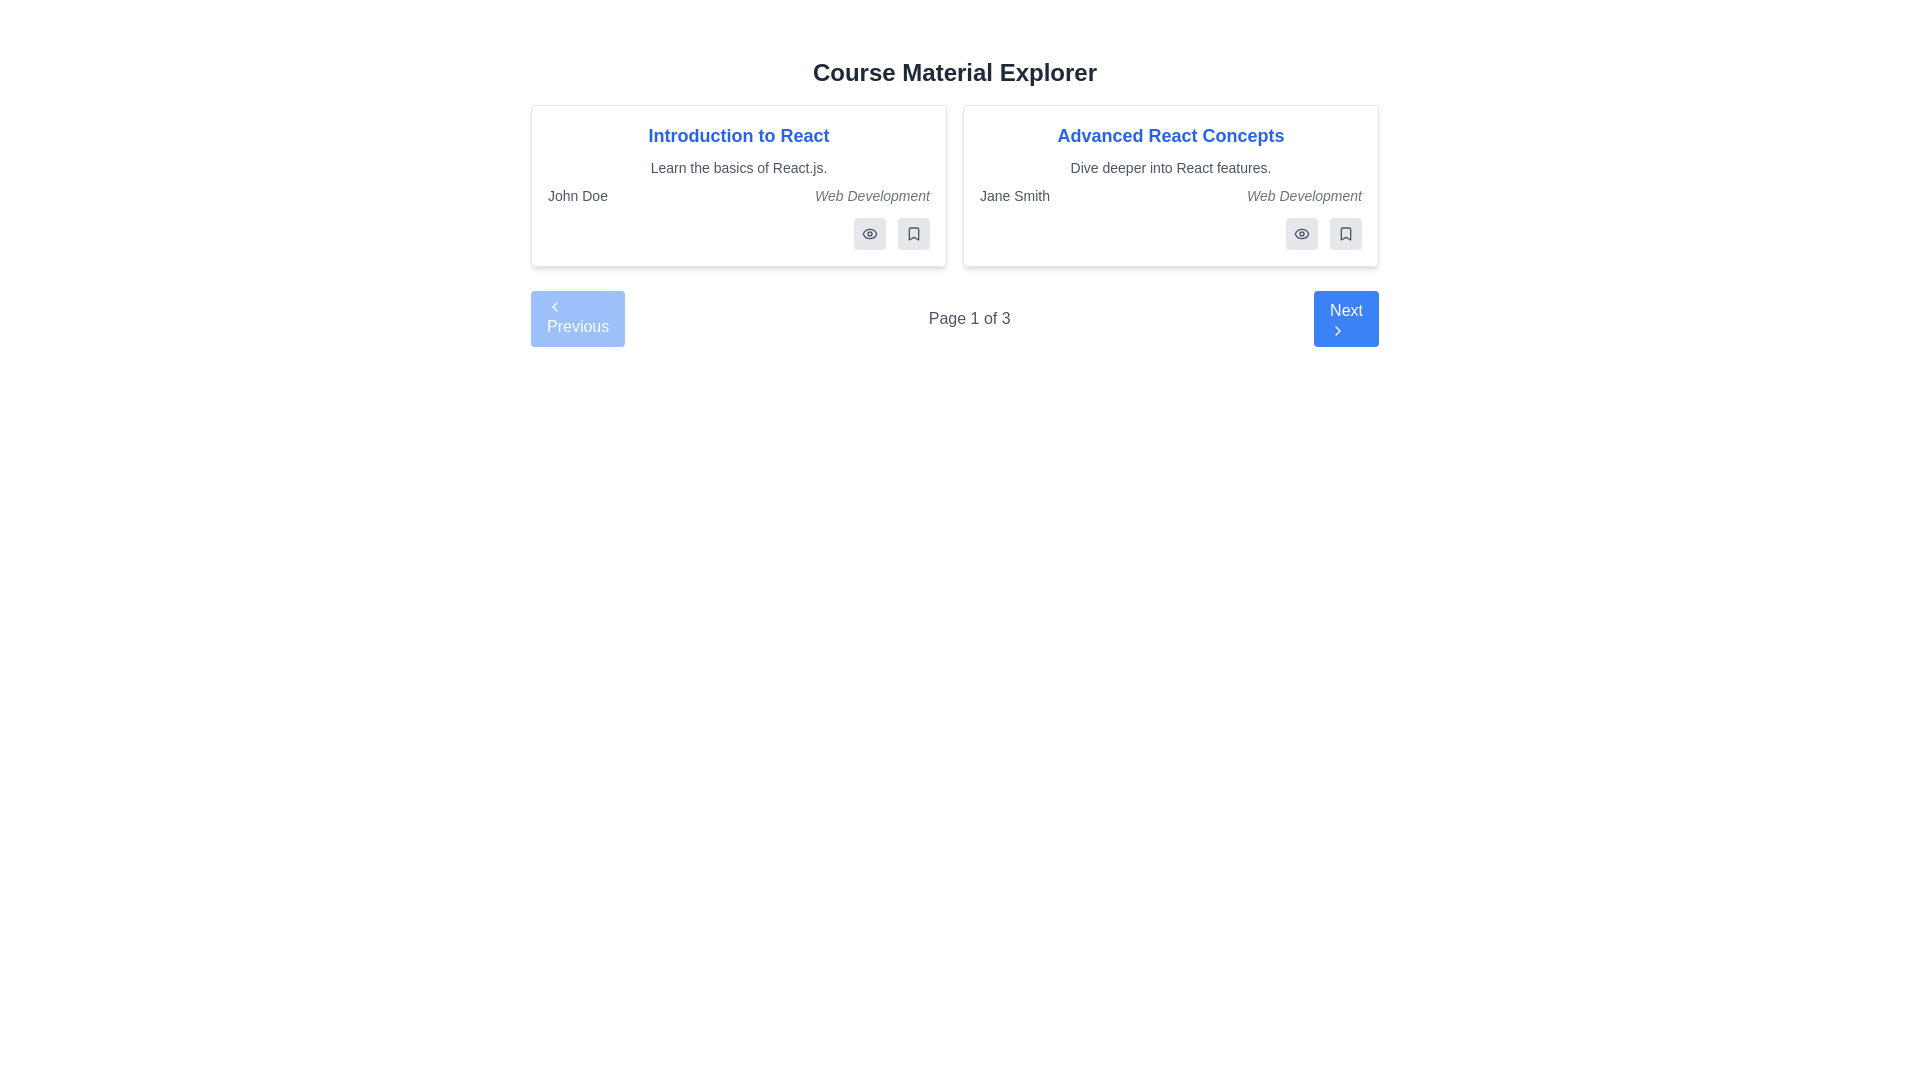 Image resolution: width=1920 pixels, height=1080 pixels. Describe the element at coordinates (1346, 318) in the screenshot. I see `the navigation button located at the right-most end of the horizontal navigation section to move to the next page` at that location.